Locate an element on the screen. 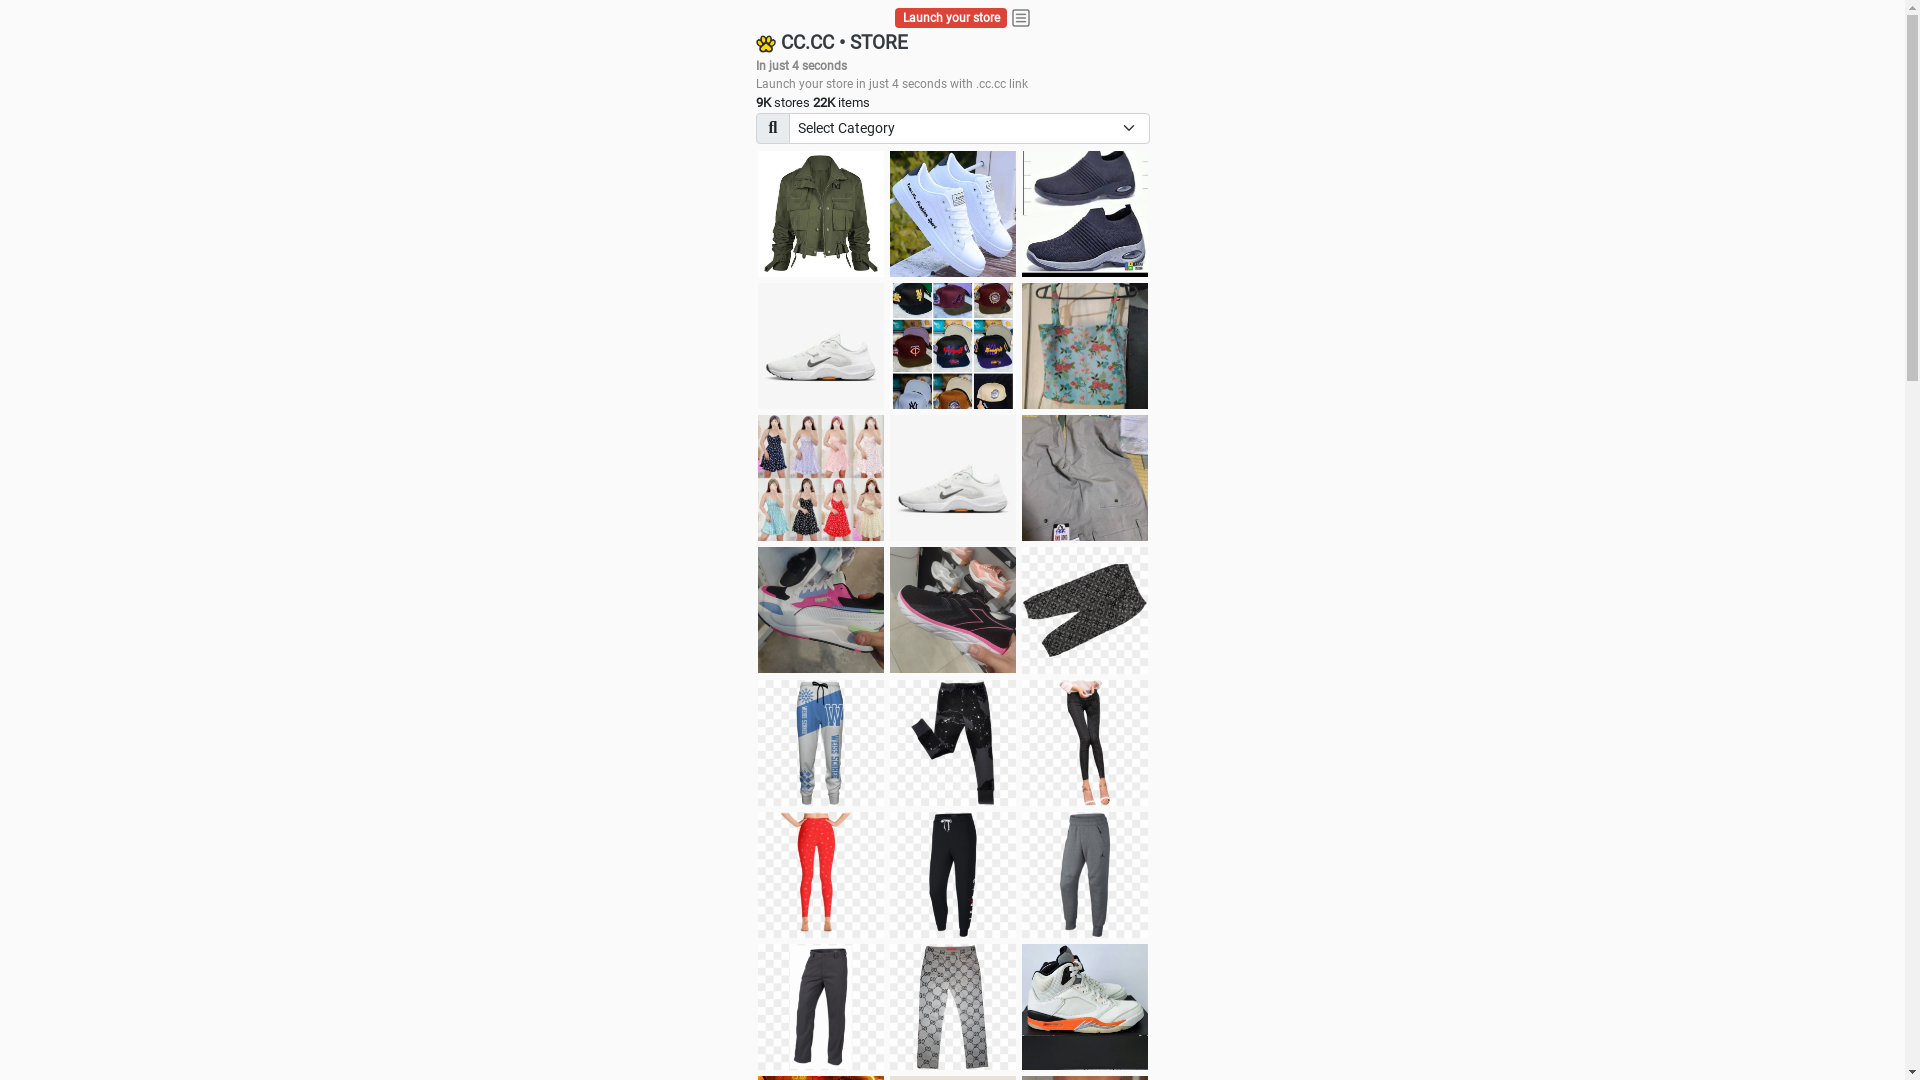 Image resolution: width=1920 pixels, height=1080 pixels. 'Pant' is located at coordinates (820, 874).